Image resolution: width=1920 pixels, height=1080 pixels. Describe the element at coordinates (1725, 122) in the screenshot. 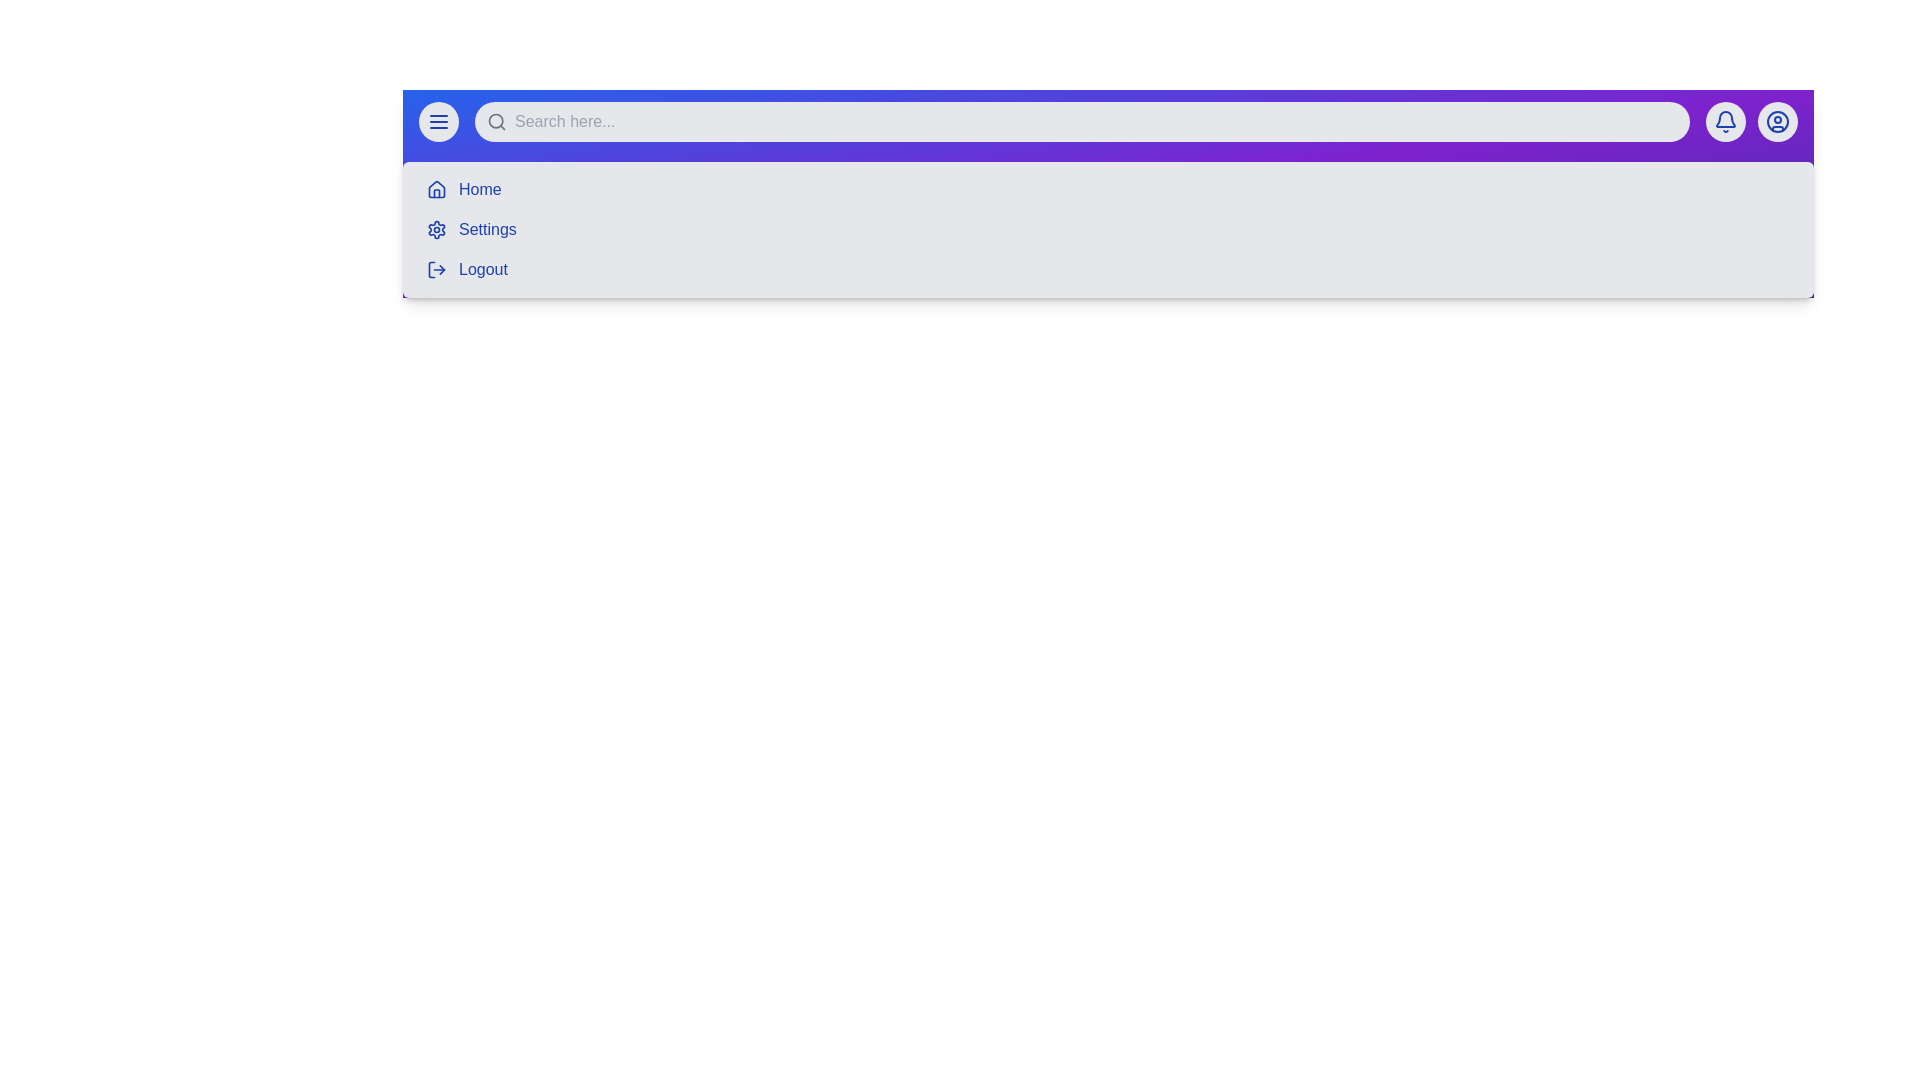

I see `the notifications button` at that location.